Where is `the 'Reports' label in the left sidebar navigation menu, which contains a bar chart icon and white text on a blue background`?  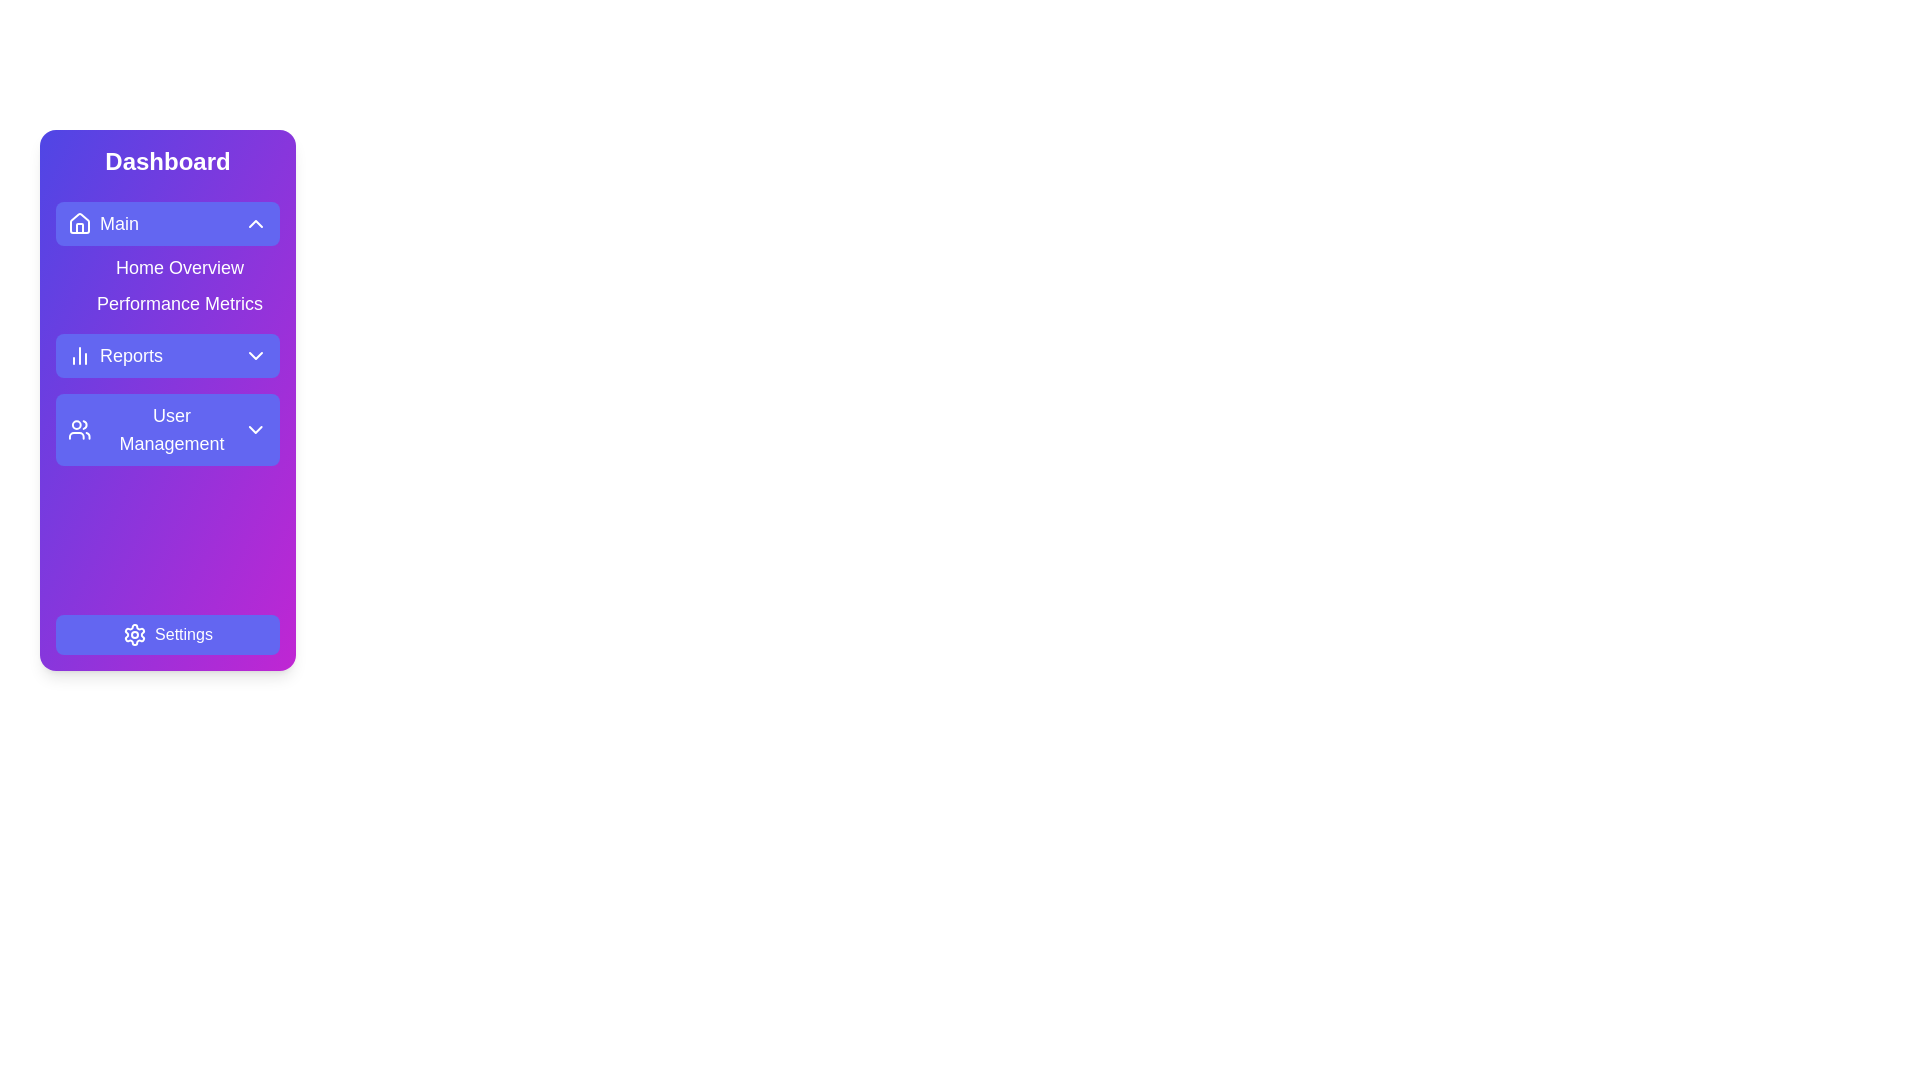
the 'Reports' label in the left sidebar navigation menu, which contains a bar chart icon and white text on a blue background is located at coordinates (114, 354).